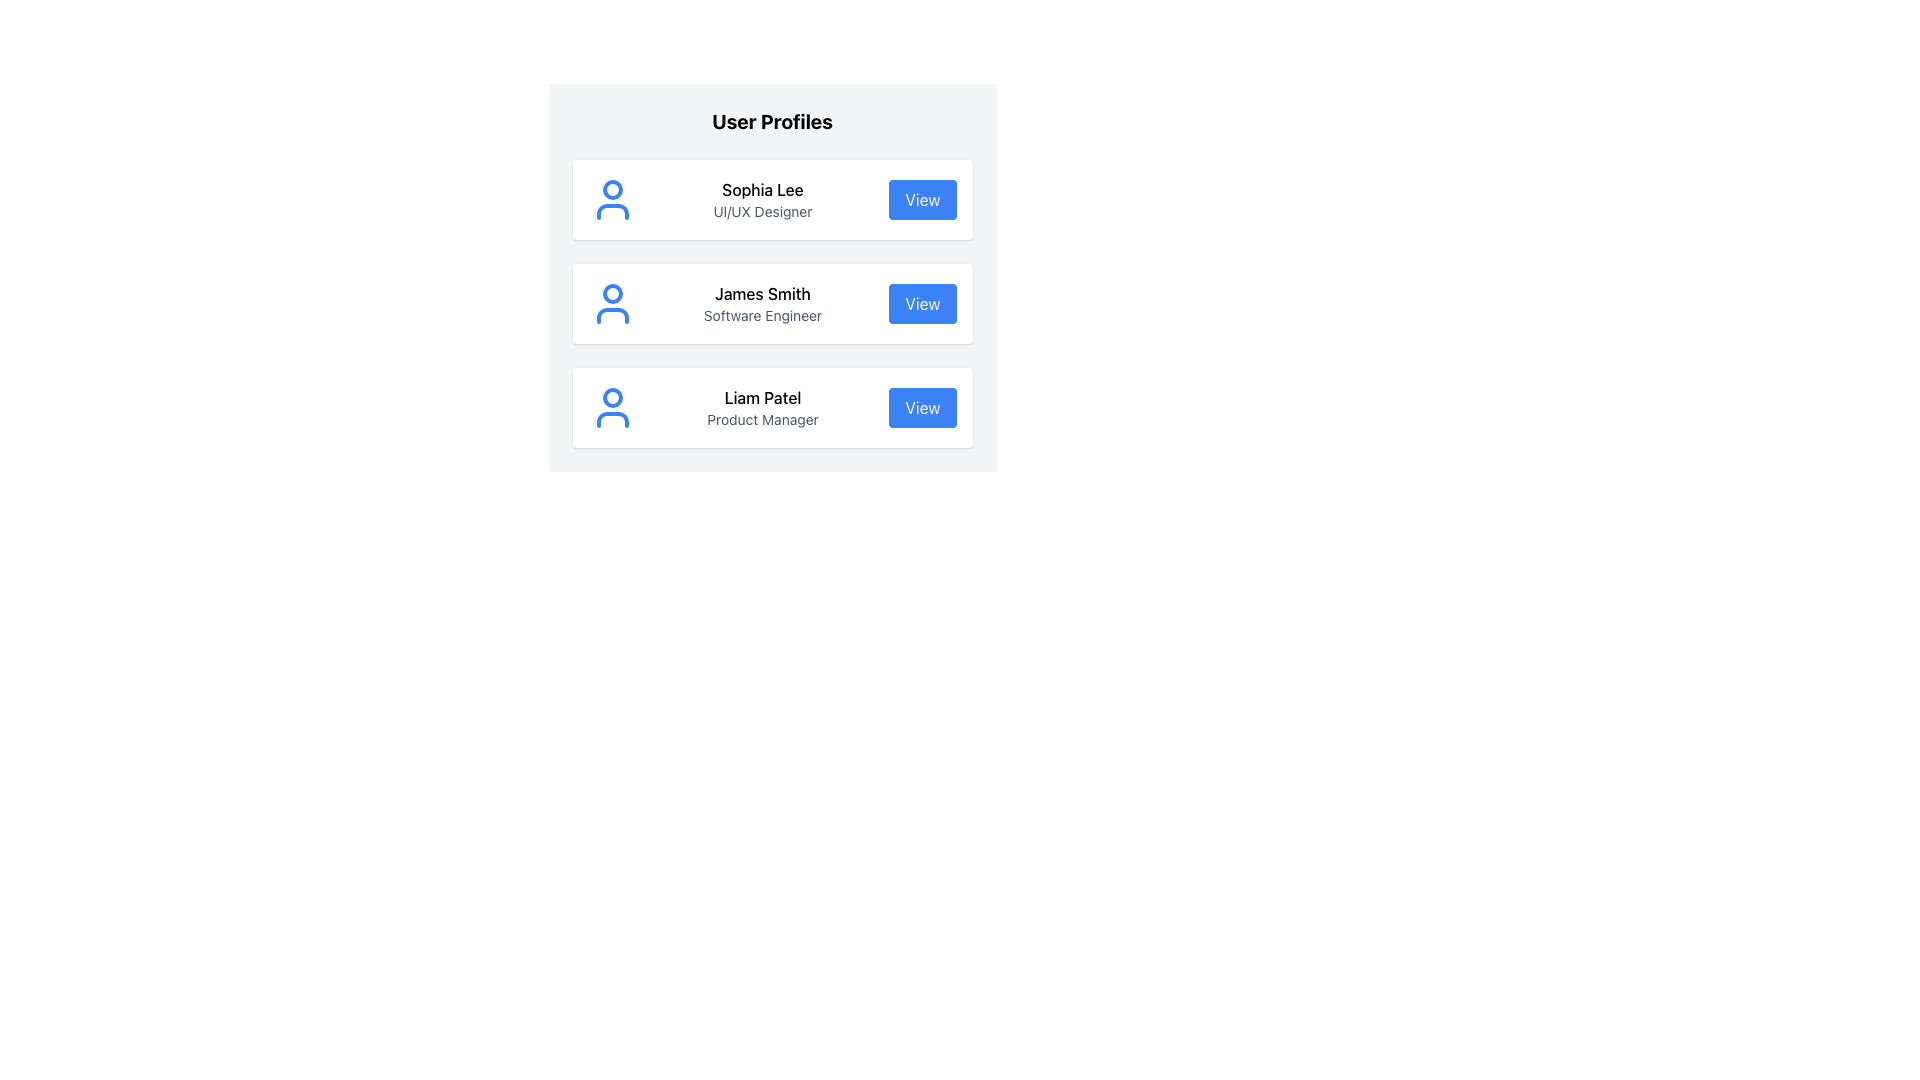 The width and height of the screenshot is (1920, 1080). What do you see at coordinates (611, 407) in the screenshot?
I see `the blue user avatar icon located at the top-left corner of the user profile card containing the text 'Liam Patel' and 'Product Manager'` at bounding box center [611, 407].